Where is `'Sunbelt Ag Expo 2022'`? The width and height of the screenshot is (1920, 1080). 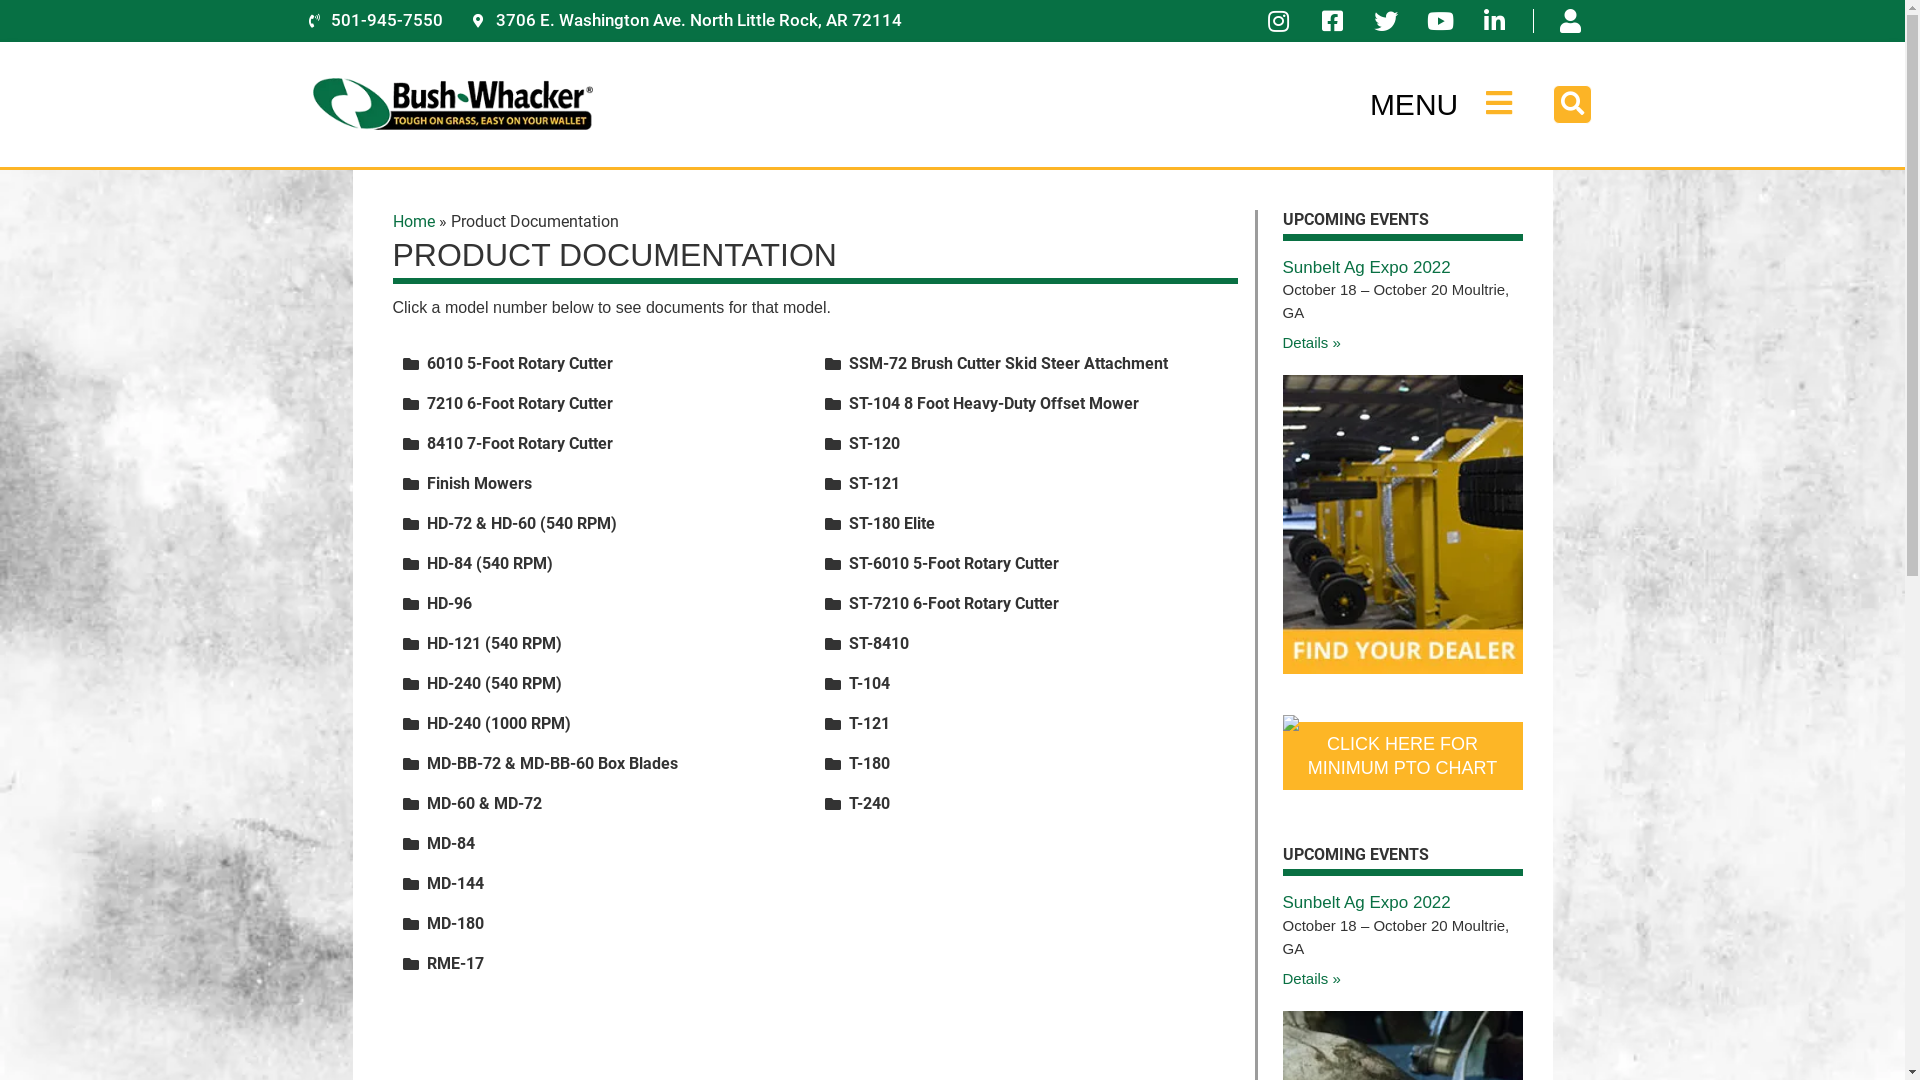 'Sunbelt Ag Expo 2022' is located at coordinates (1365, 266).